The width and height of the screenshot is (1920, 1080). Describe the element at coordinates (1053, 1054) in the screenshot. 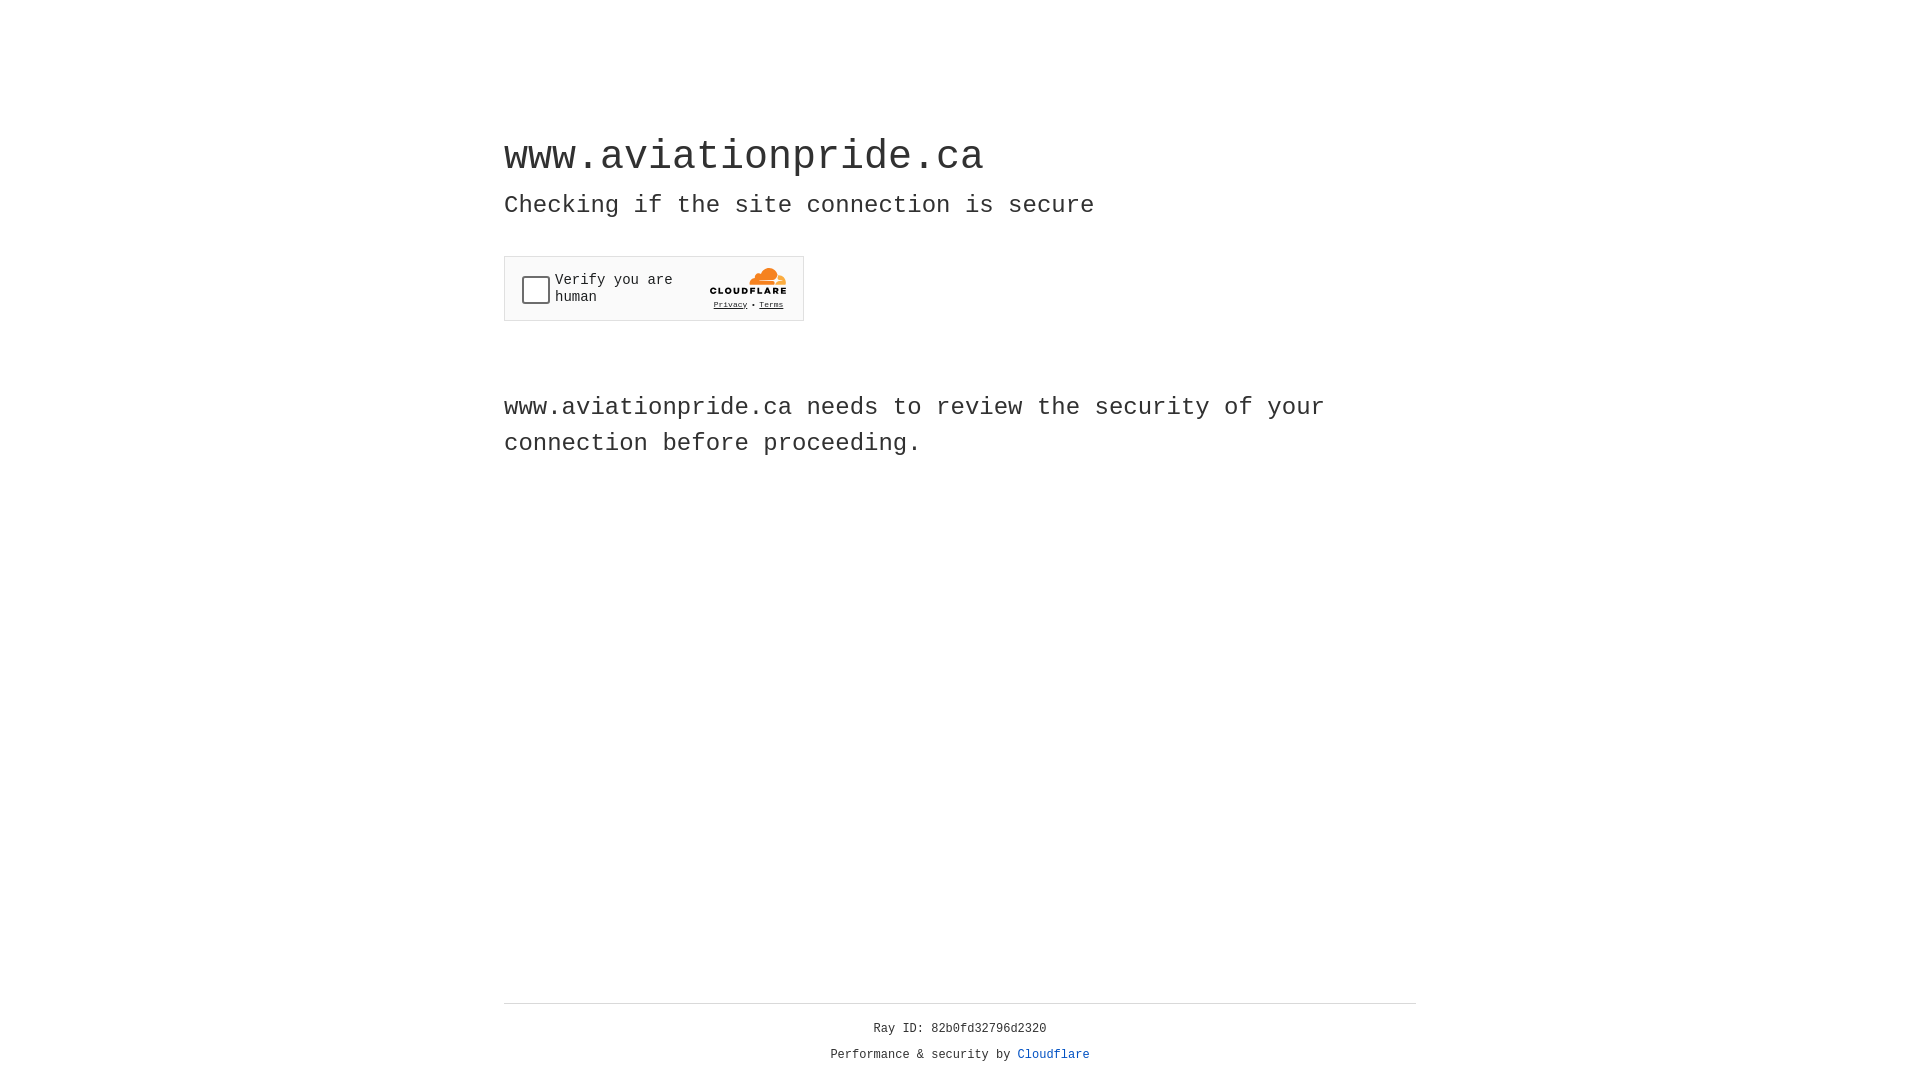

I see `'Cloudflare'` at that location.